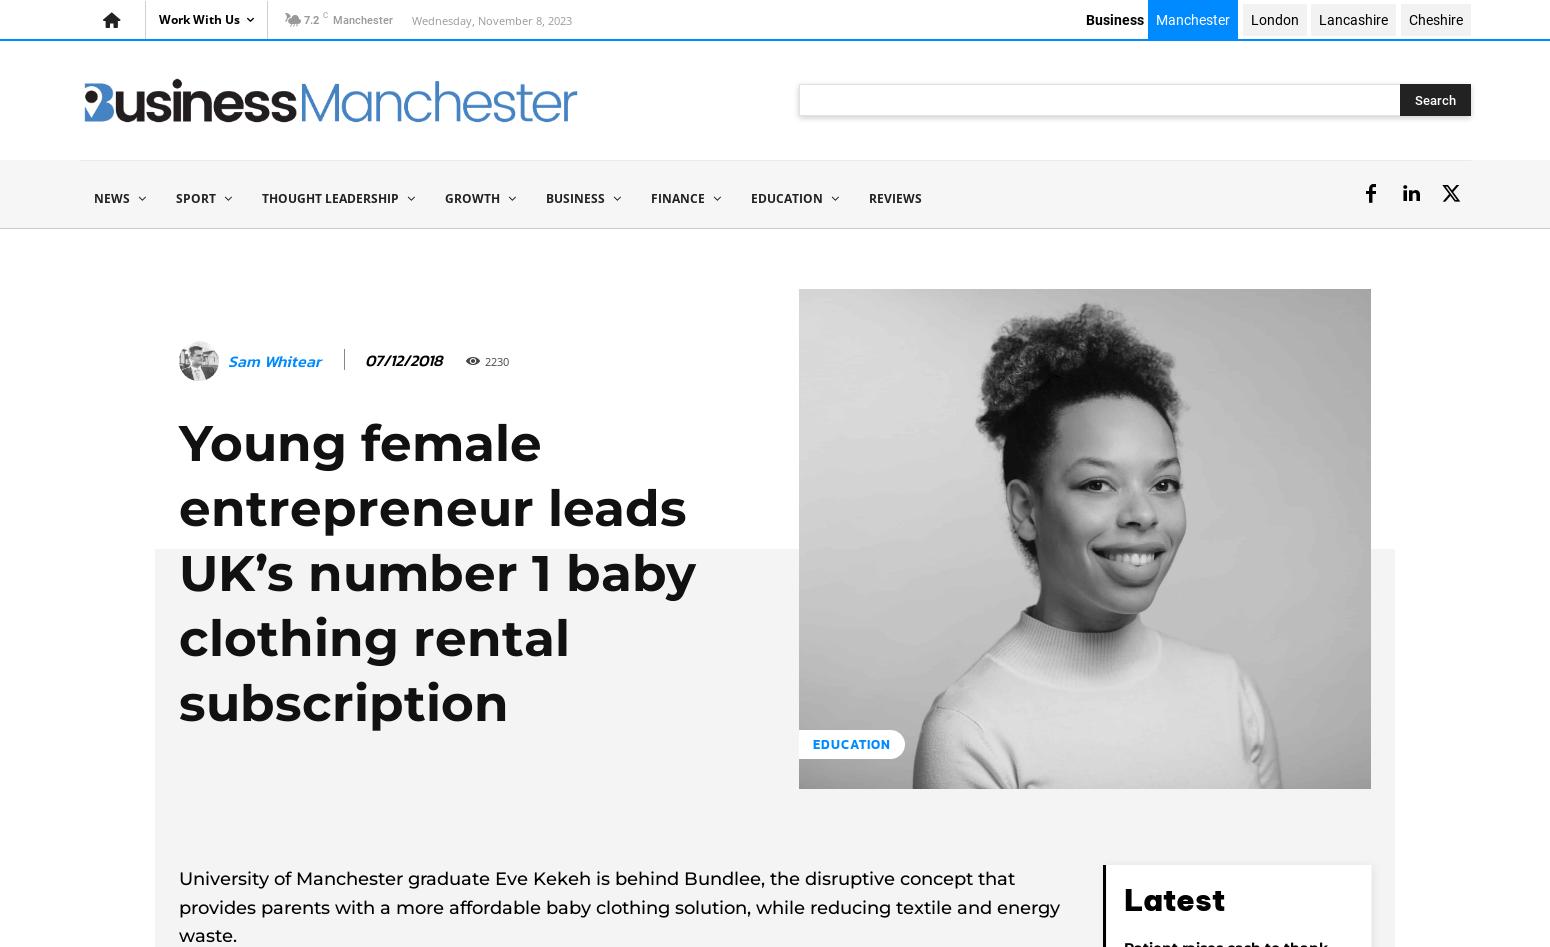 The width and height of the screenshot is (1550, 947). What do you see at coordinates (895, 197) in the screenshot?
I see `'Reviews'` at bounding box center [895, 197].